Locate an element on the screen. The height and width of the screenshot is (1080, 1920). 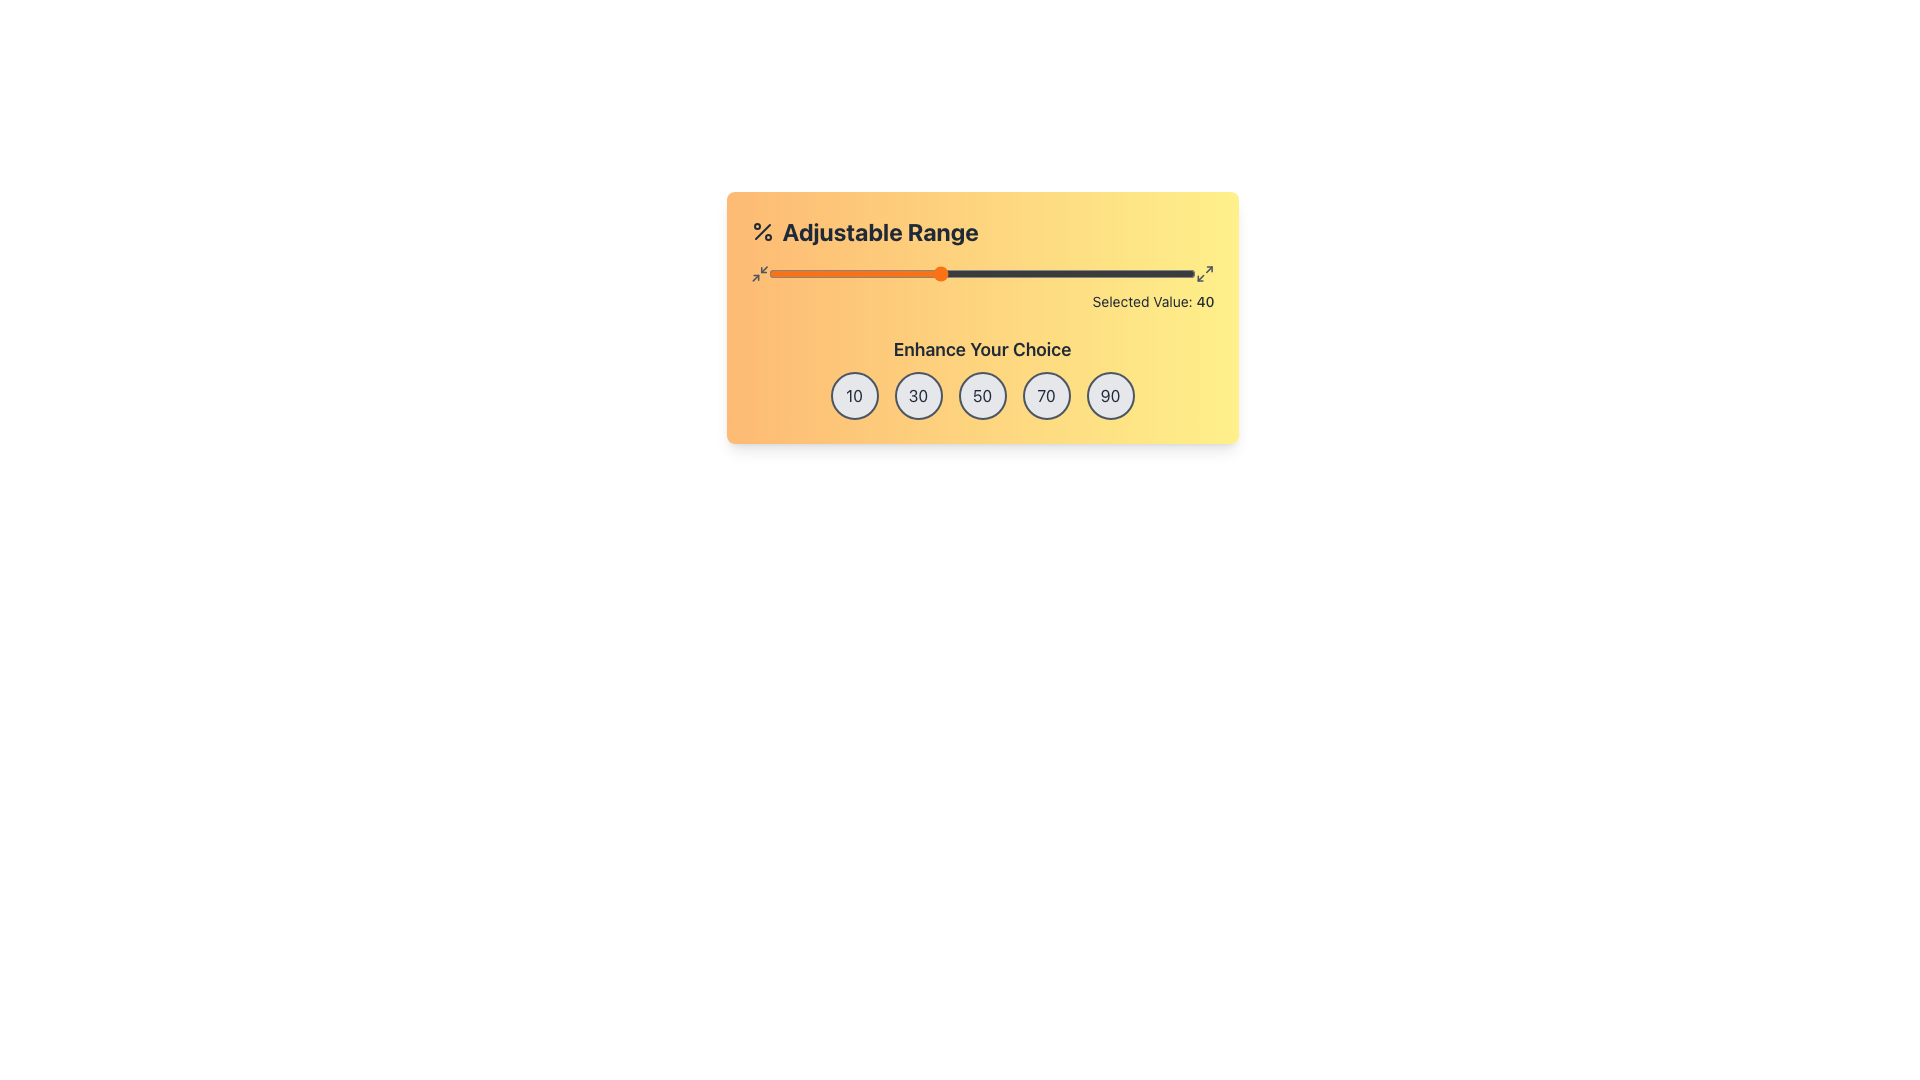
the slider value is located at coordinates (1183, 273).